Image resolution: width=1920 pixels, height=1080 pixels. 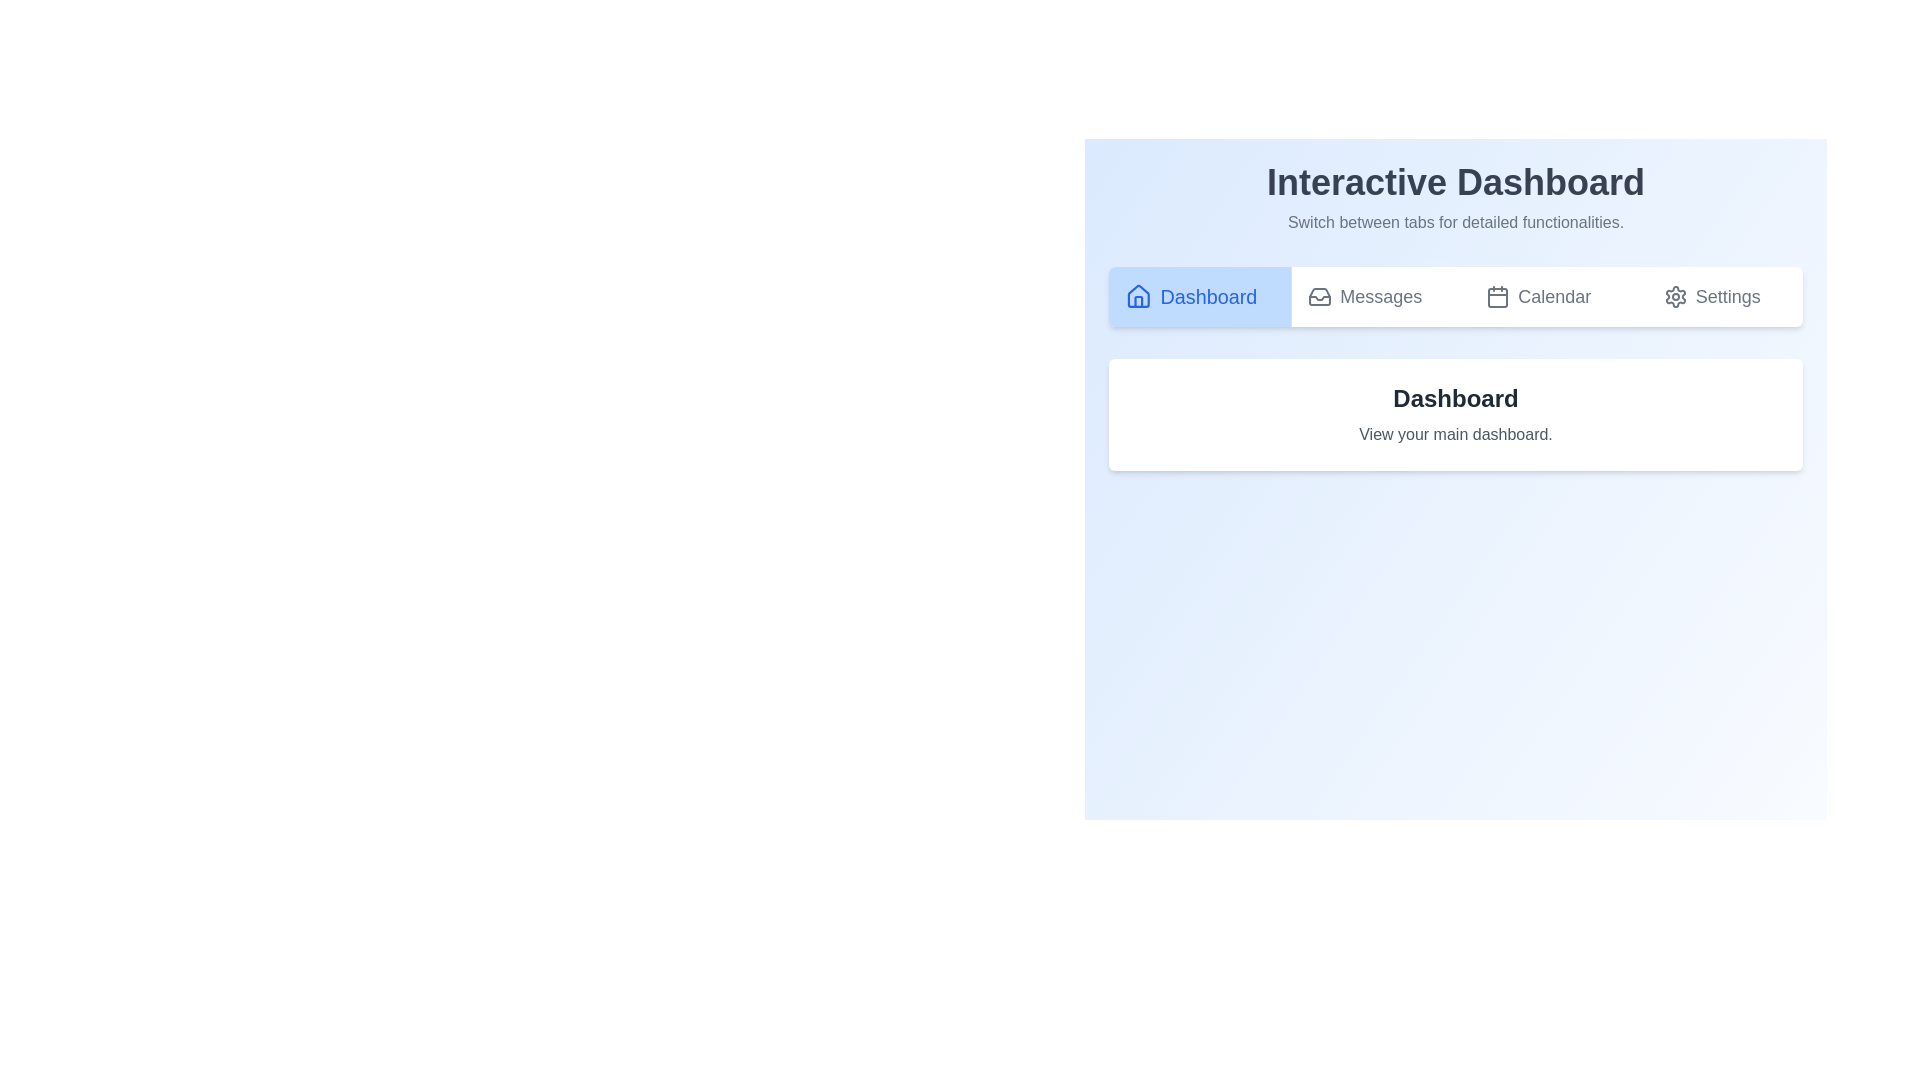 What do you see at coordinates (1455, 434) in the screenshot?
I see `the informational text providing a brief explanation about the primary function of the 'Dashboard' section, which is positioned directly below the 'Dashboard' heading within a white, rounded rectangular card` at bounding box center [1455, 434].